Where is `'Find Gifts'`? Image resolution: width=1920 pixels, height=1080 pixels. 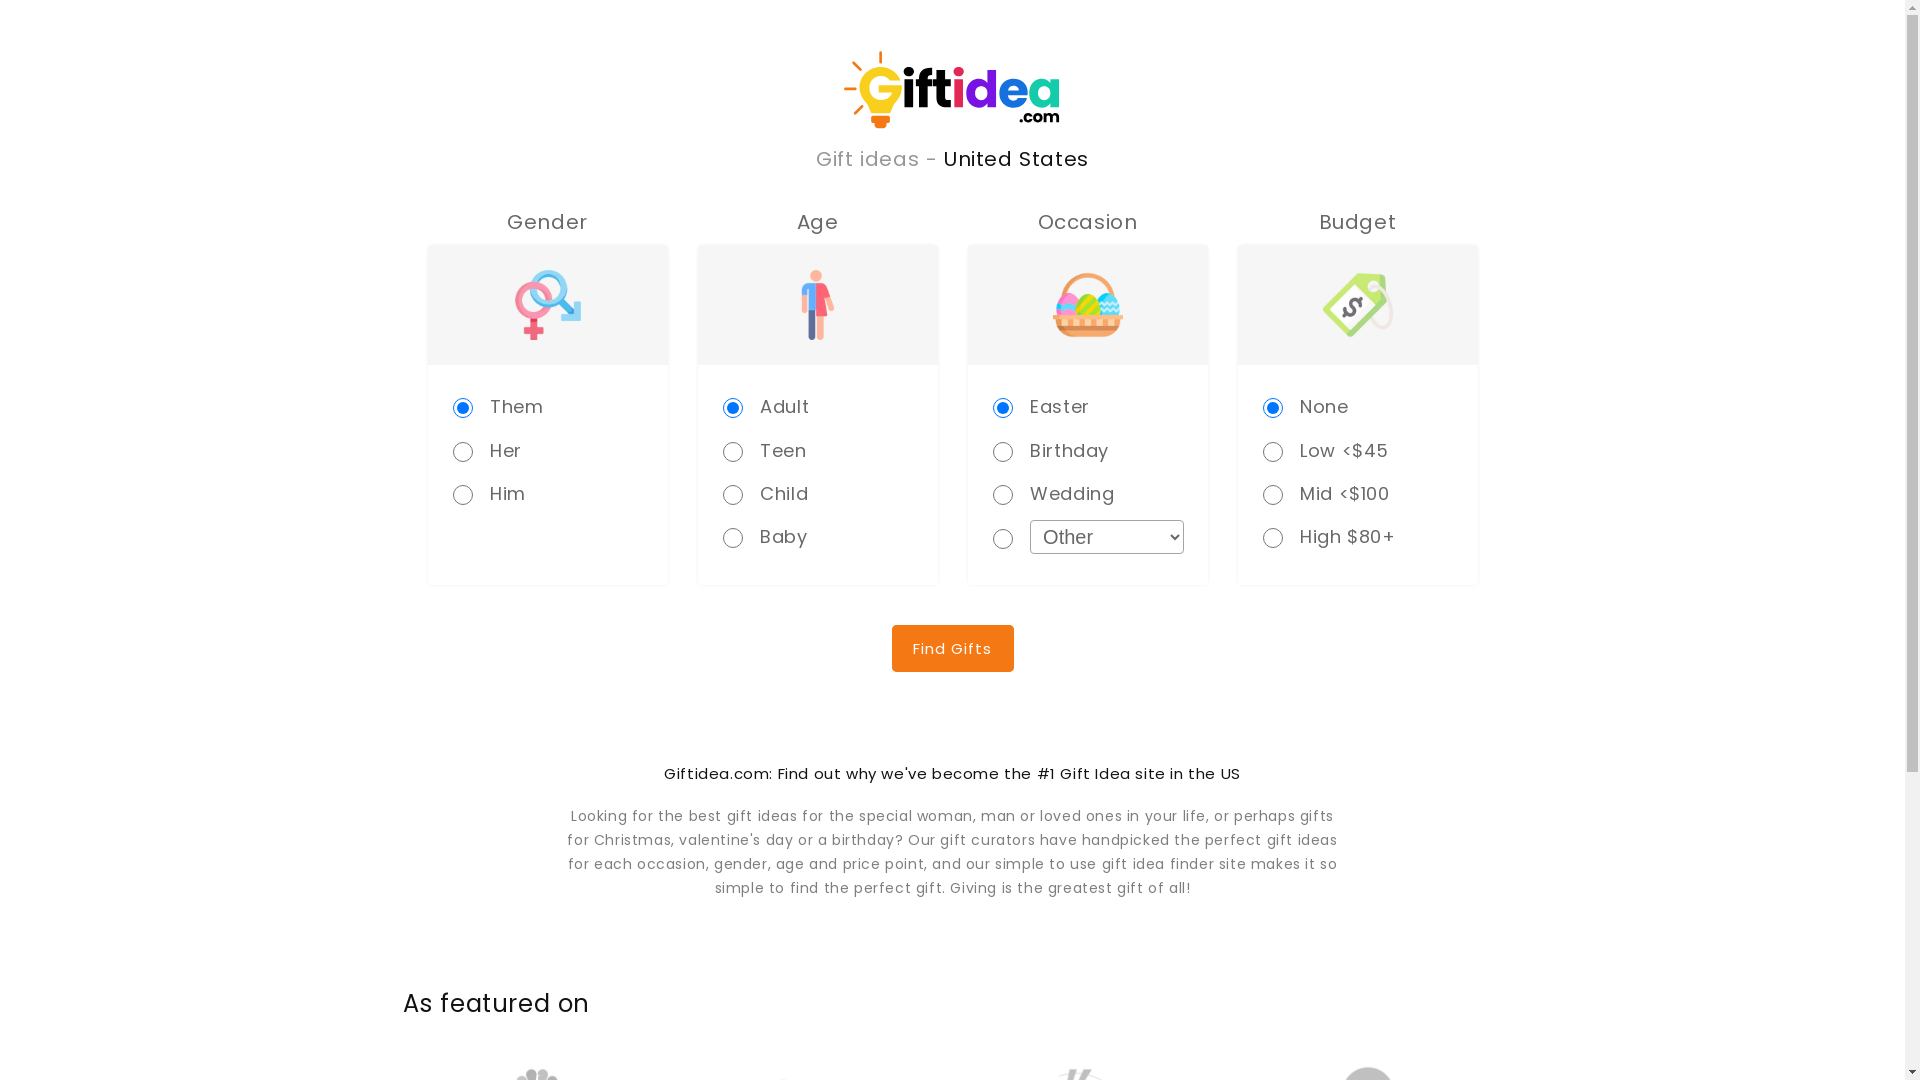 'Find Gifts' is located at coordinates (952, 648).